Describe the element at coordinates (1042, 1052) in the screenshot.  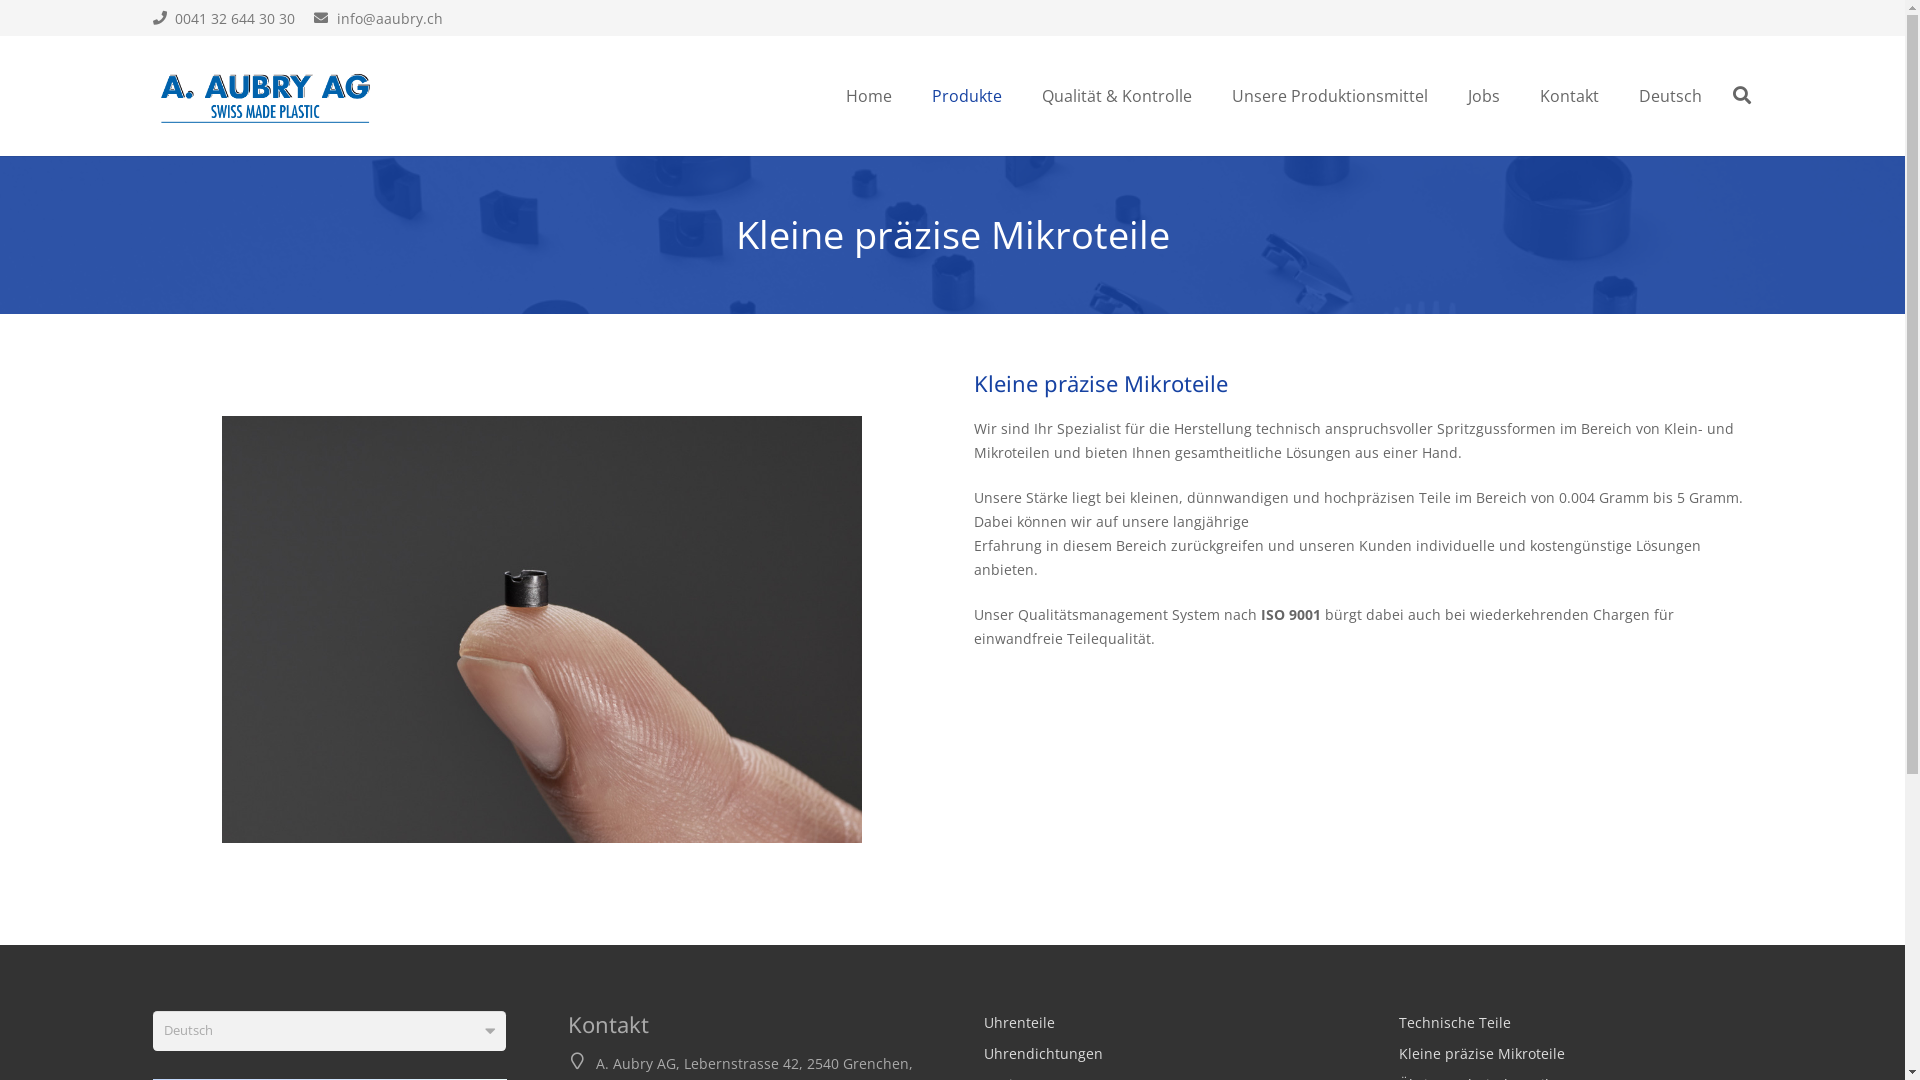
I see `'Uhrendichtungen'` at that location.